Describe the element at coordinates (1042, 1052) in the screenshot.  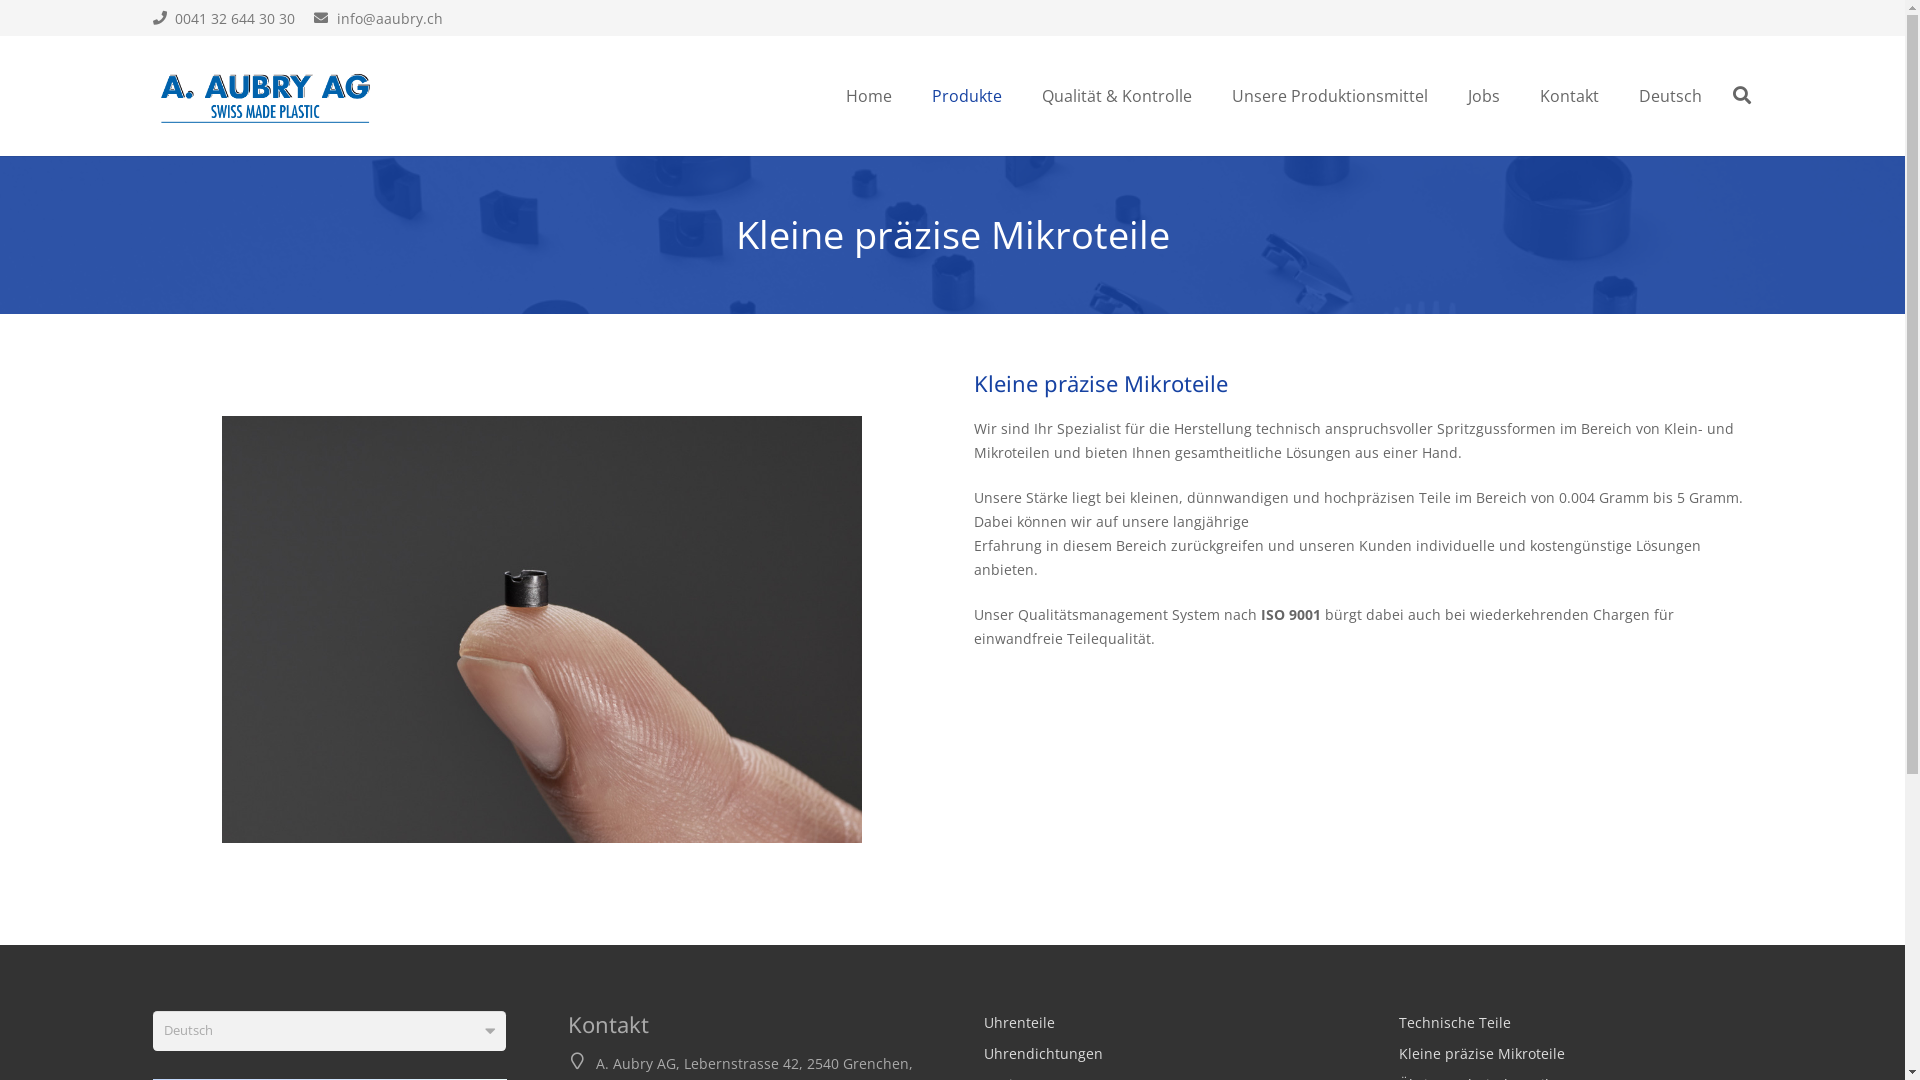
I see `'Uhrendichtungen'` at that location.